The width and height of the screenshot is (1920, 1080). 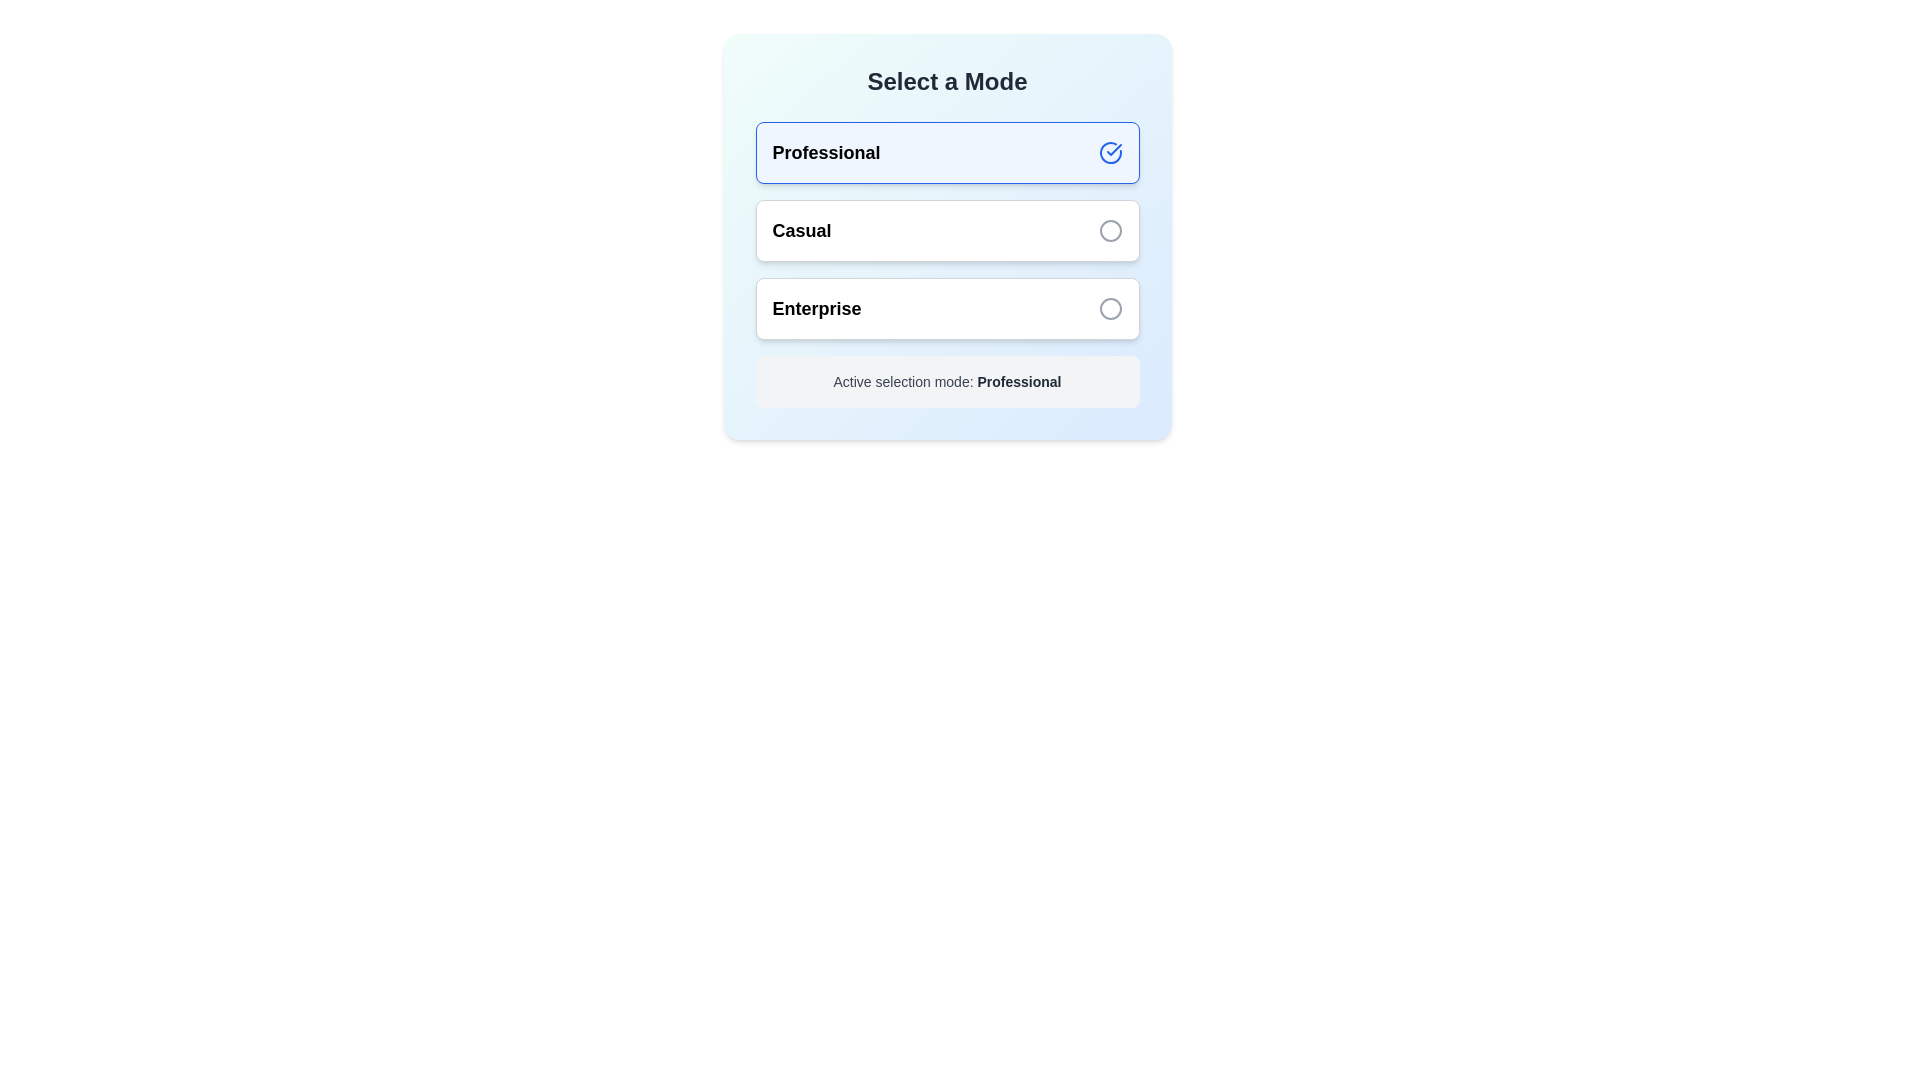 I want to click on the 'Enterprise' selectable card, which is the third option in a vertical list, to trigger its hover effects, so click(x=946, y=308).